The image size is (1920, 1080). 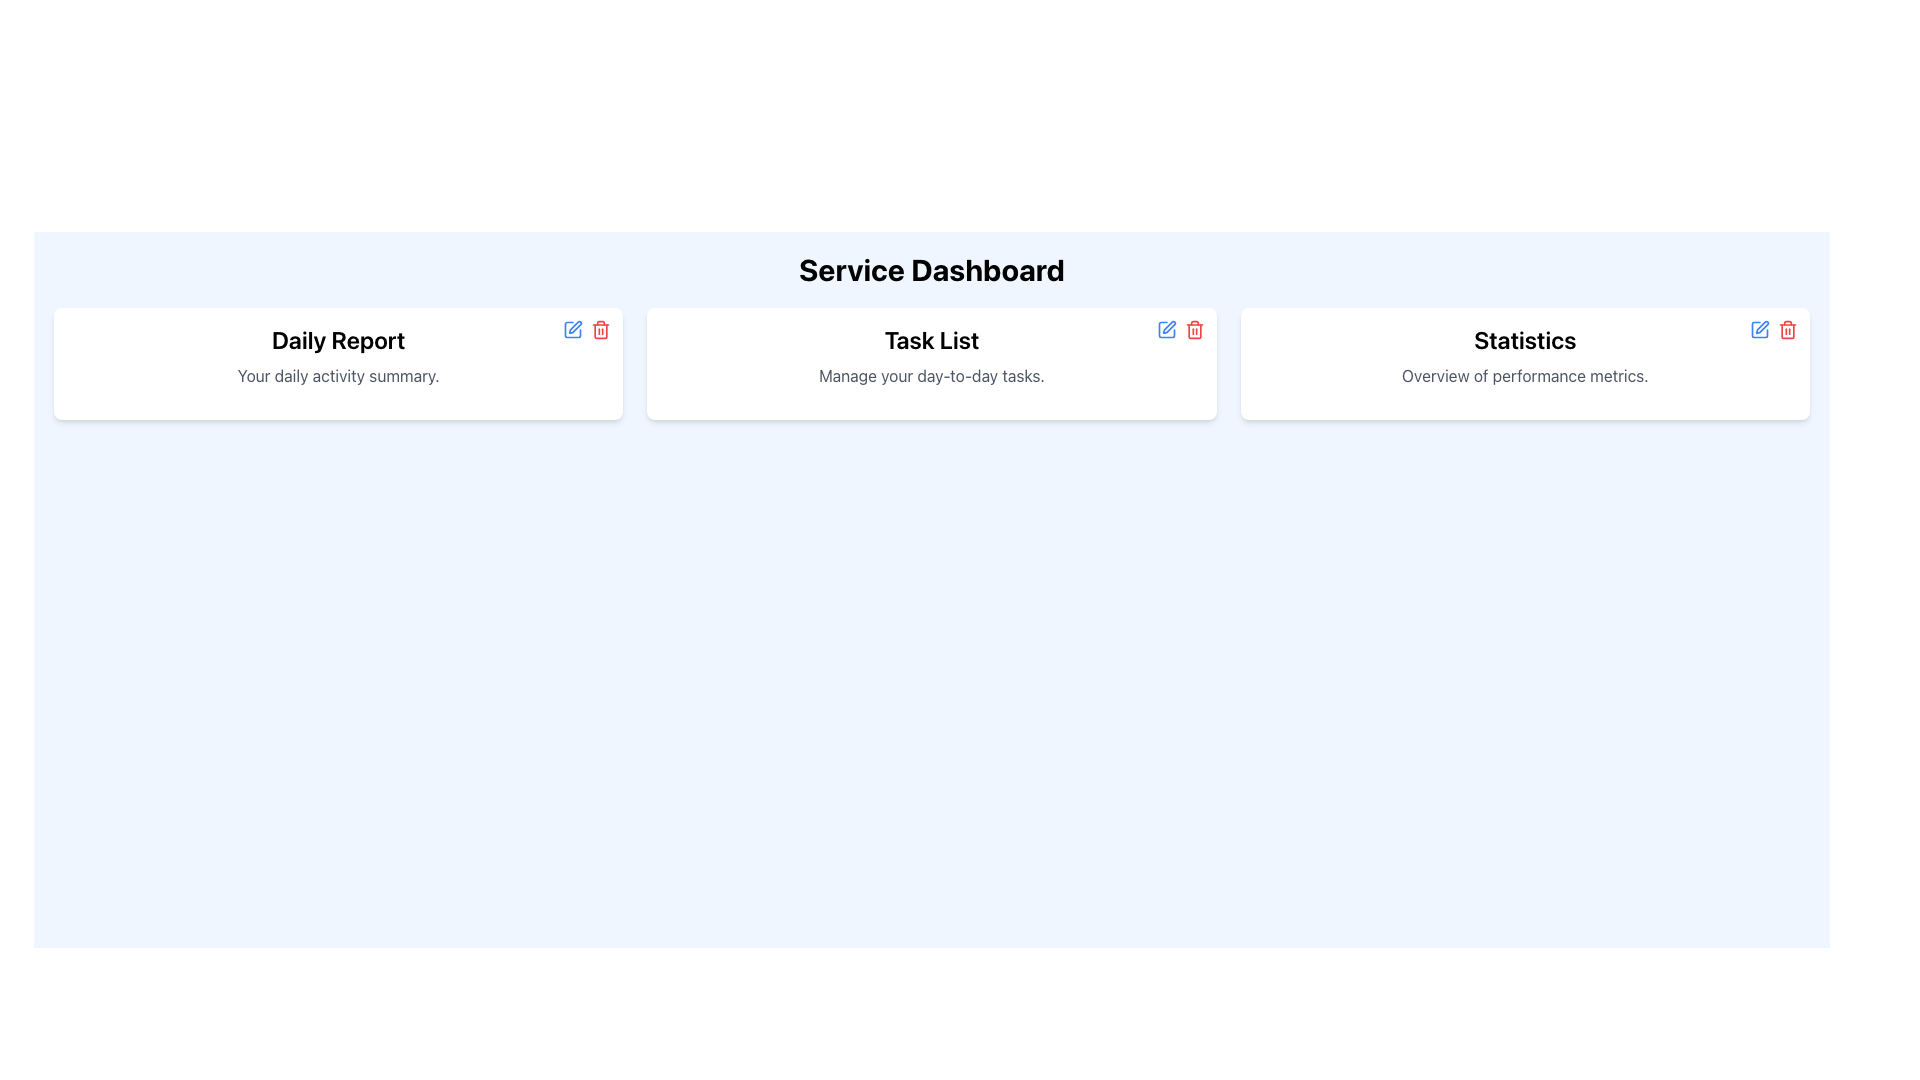 I want to click on the 'Daily Report' title heading, which is styled in bold, modern sans-serif font and located at the top of the card component, so click(x=338, y=338).